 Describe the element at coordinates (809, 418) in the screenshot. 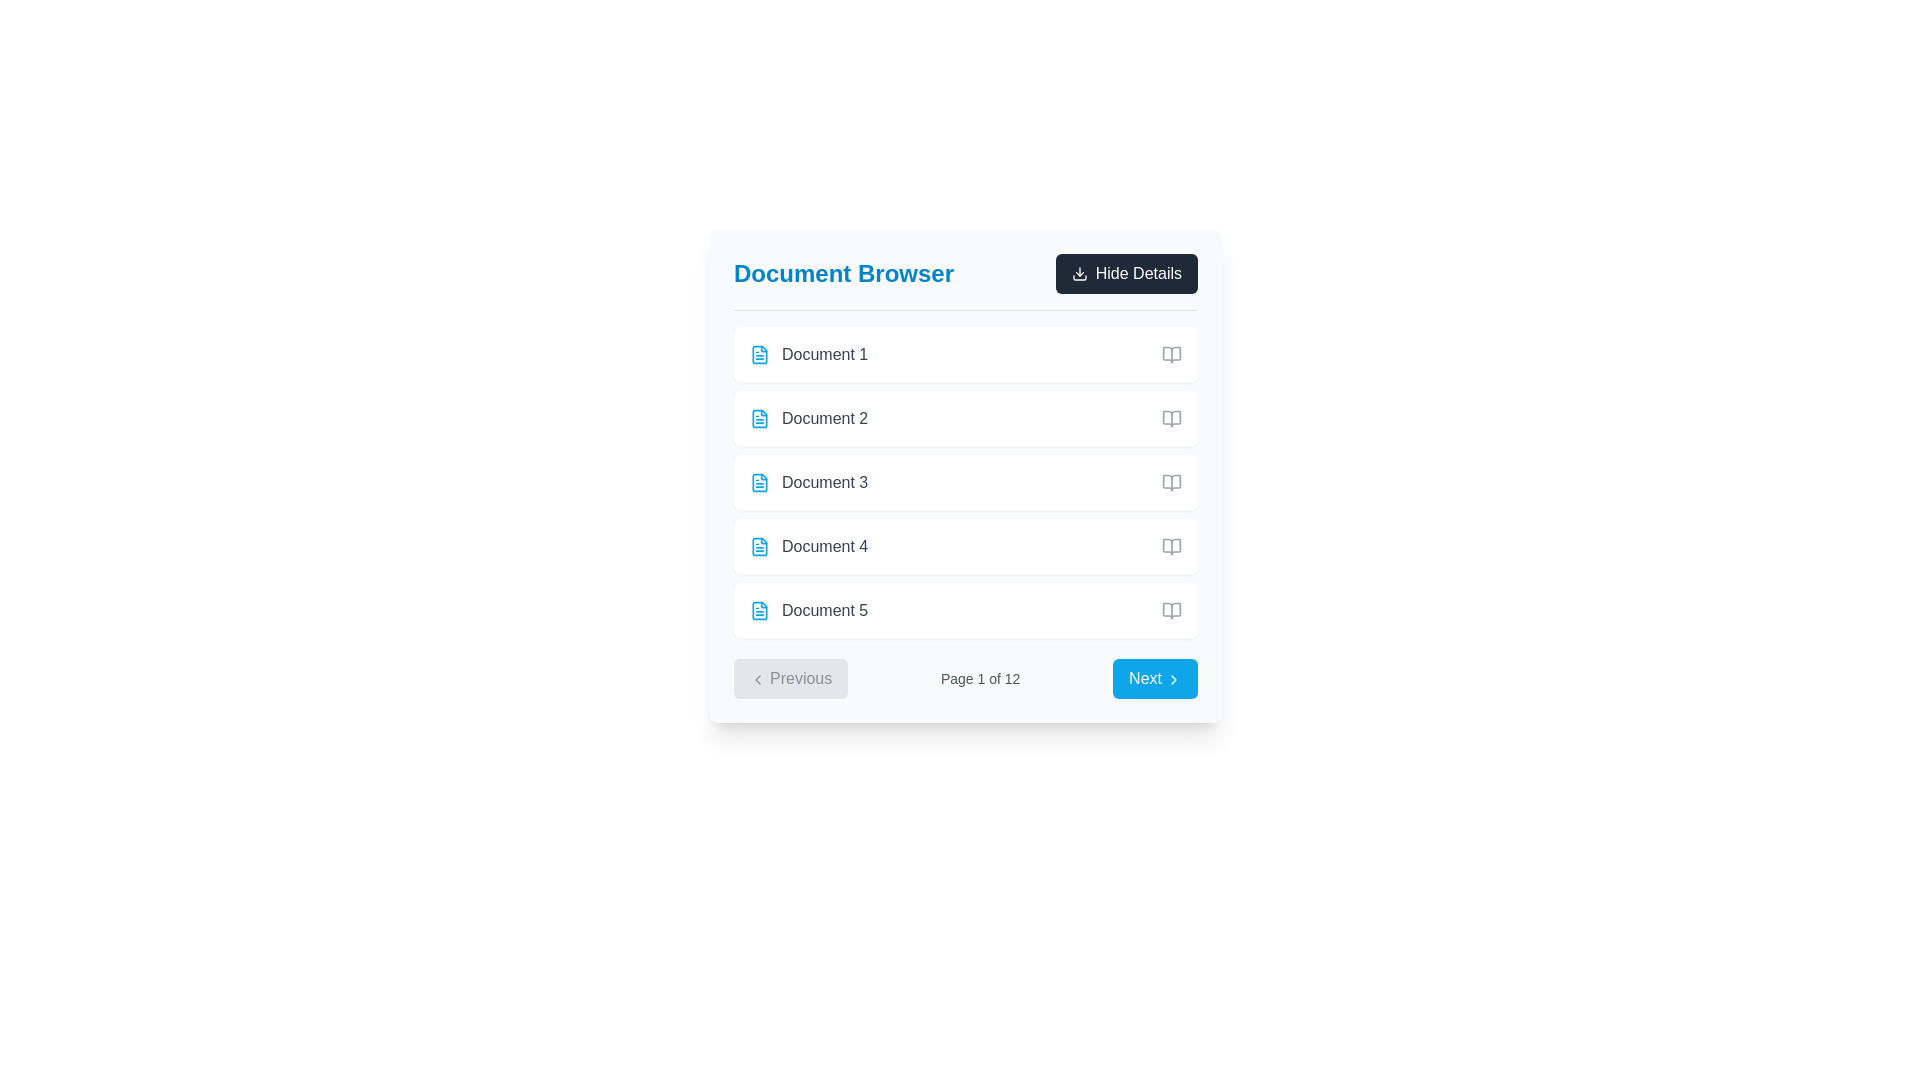

I see `the second Text item` at that location.